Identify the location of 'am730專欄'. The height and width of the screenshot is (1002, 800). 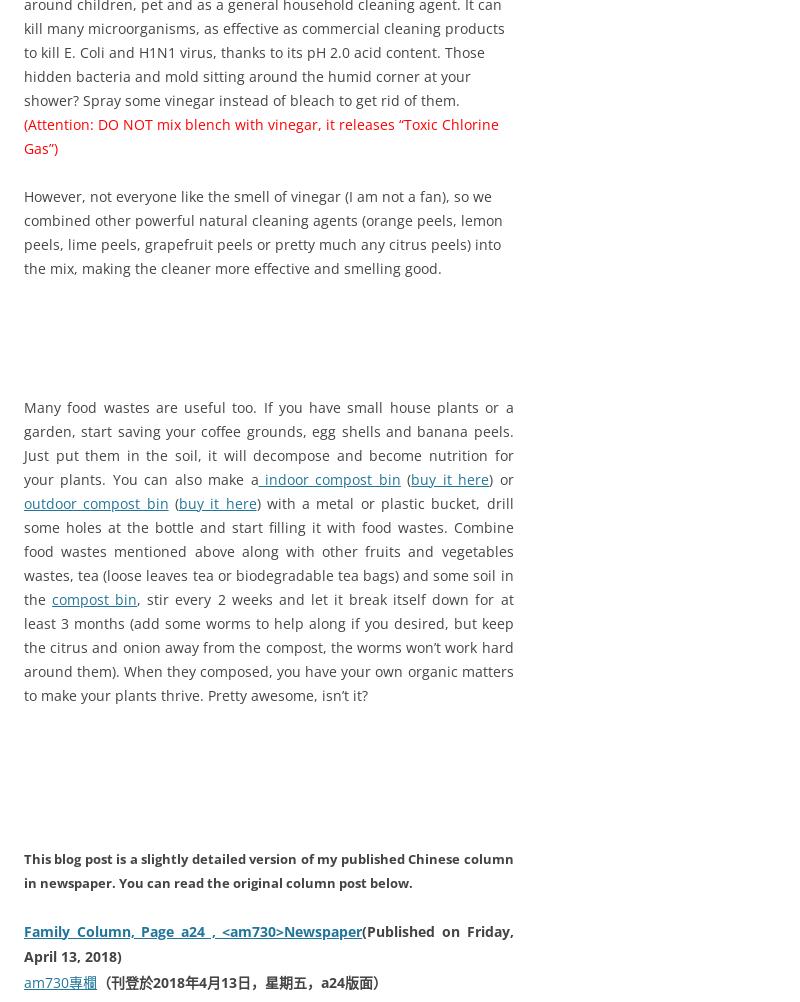
(24, 981).